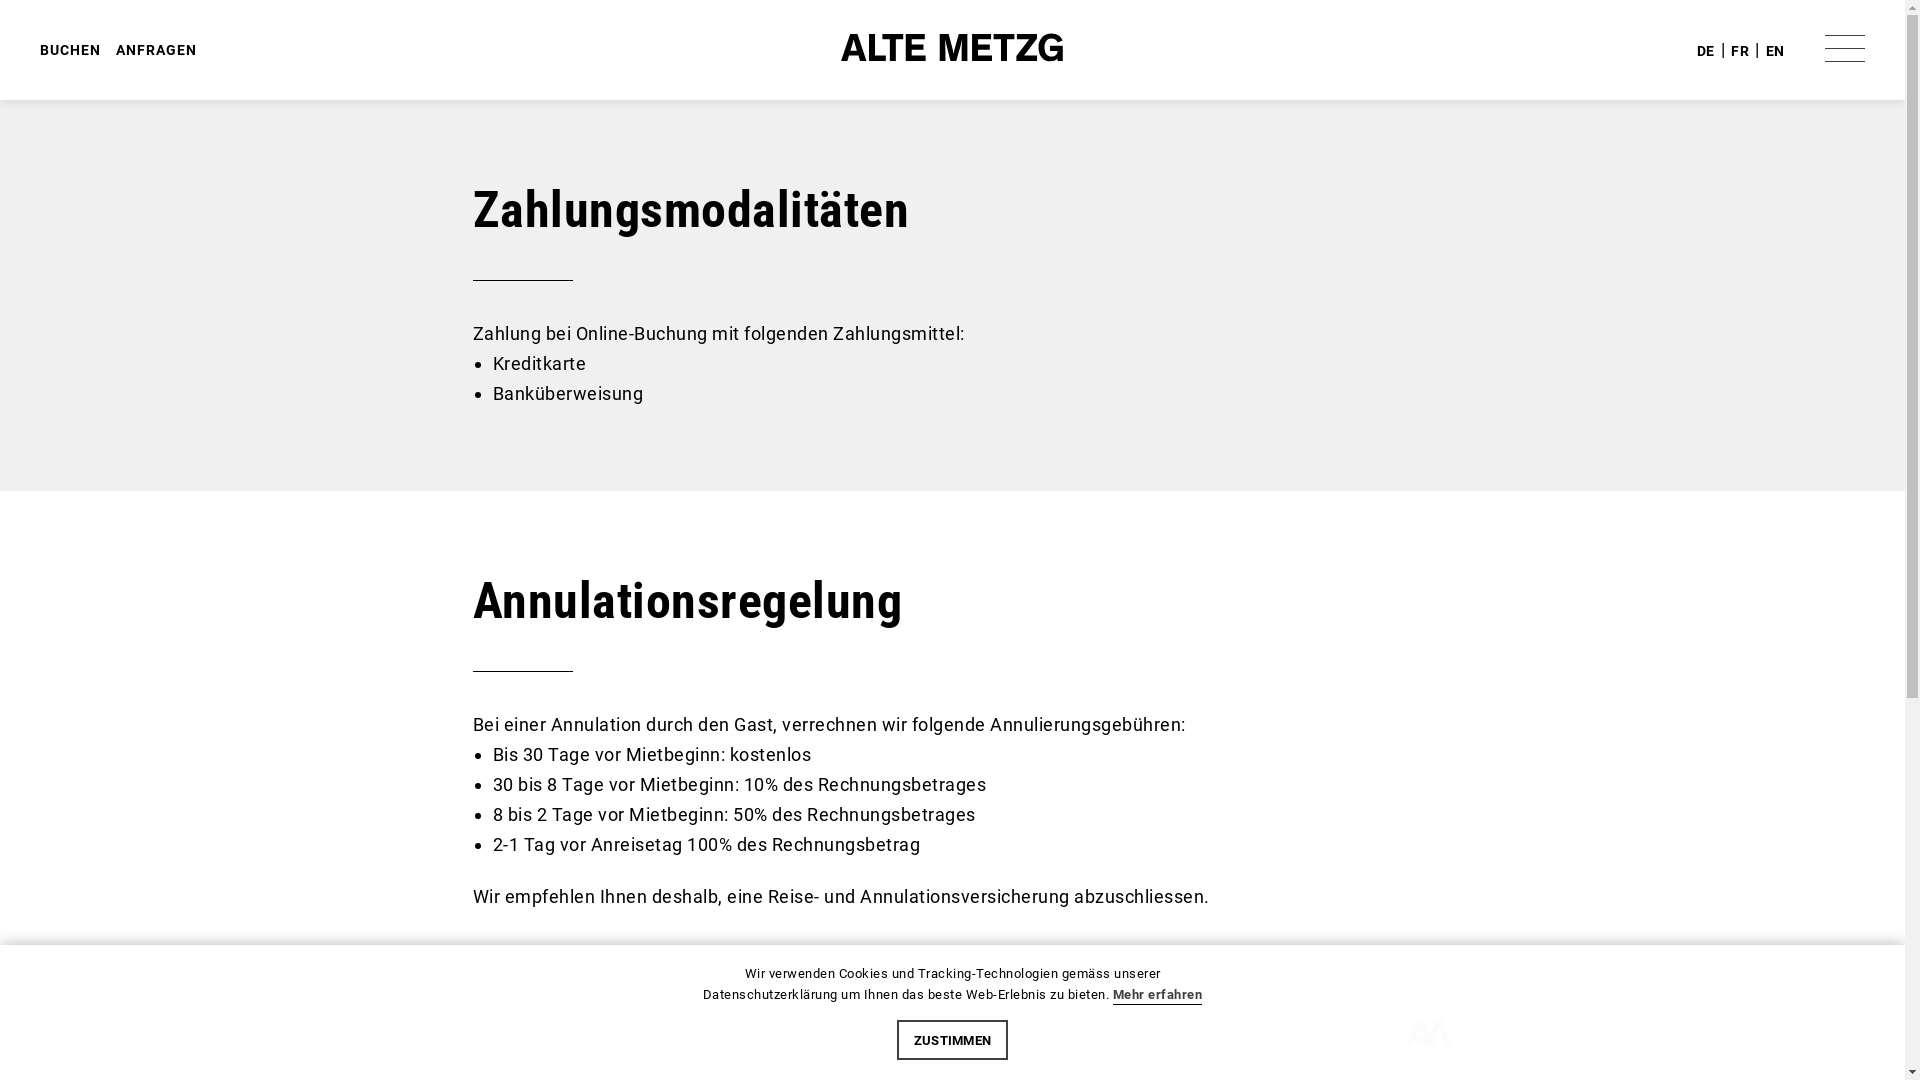  What do you see at coordinates (952, 1039) in the screenshot?
I see `'ZUSTIMMEN'` at bounding box center [952, 1039].